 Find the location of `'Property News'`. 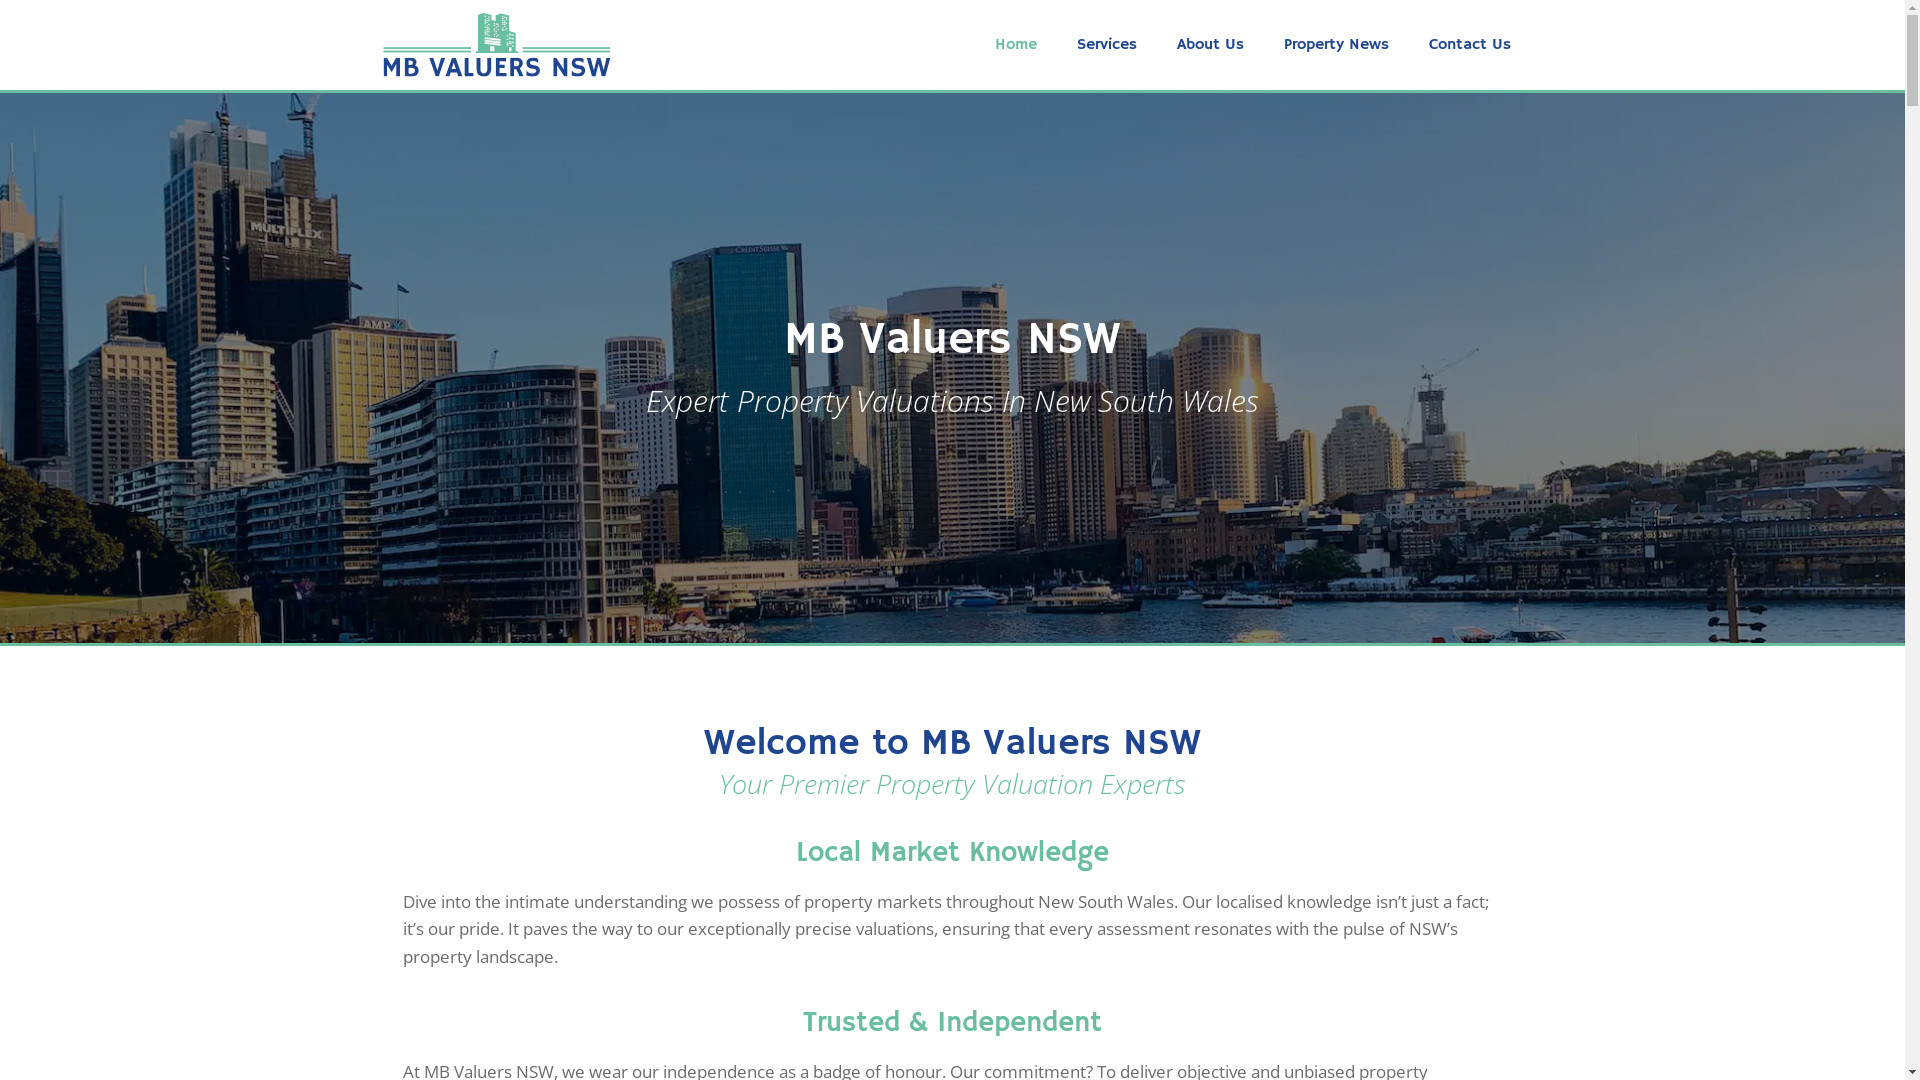

'Property News' is located at coordinates (1336, 45).